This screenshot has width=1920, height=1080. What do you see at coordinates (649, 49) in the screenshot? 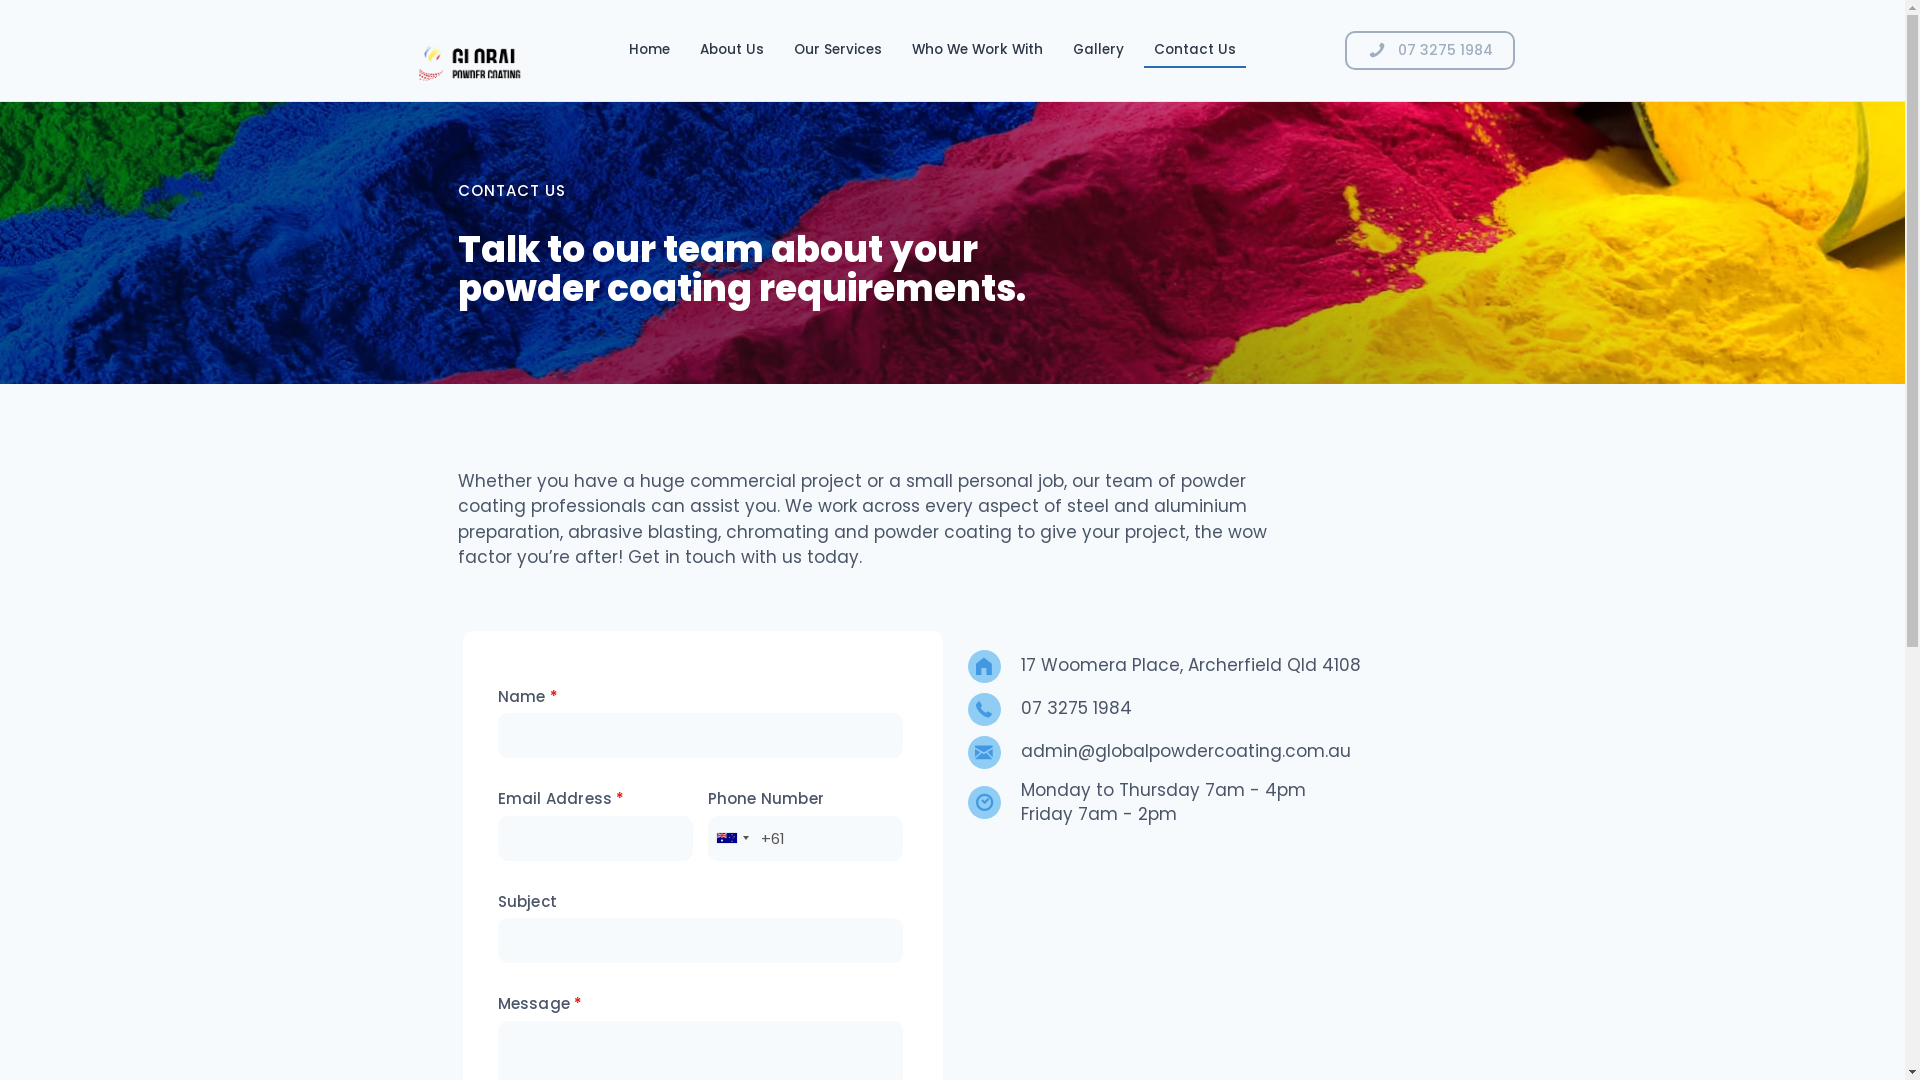
I see `'Home'` at bounding box center [649, 49].